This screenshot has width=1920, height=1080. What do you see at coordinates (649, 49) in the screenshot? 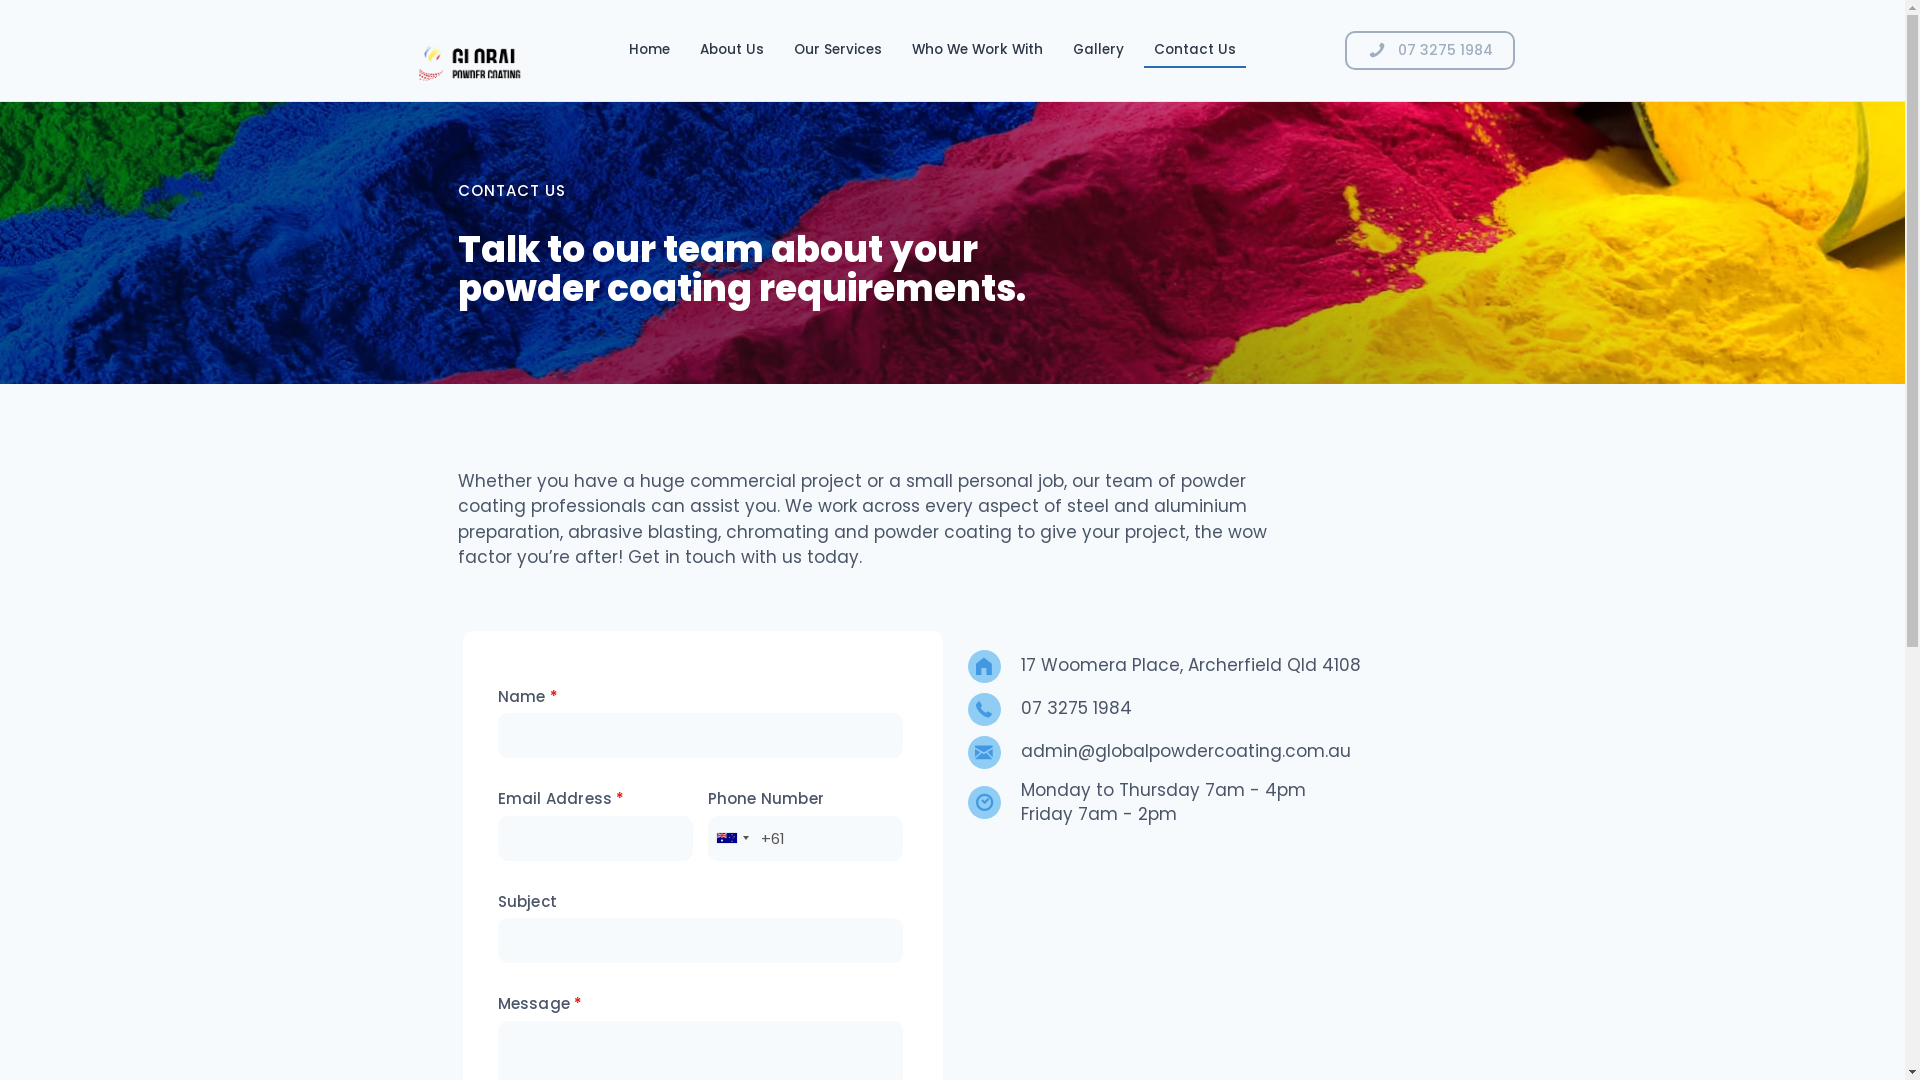
I see `'Home'` at bounding box center [649, 49].